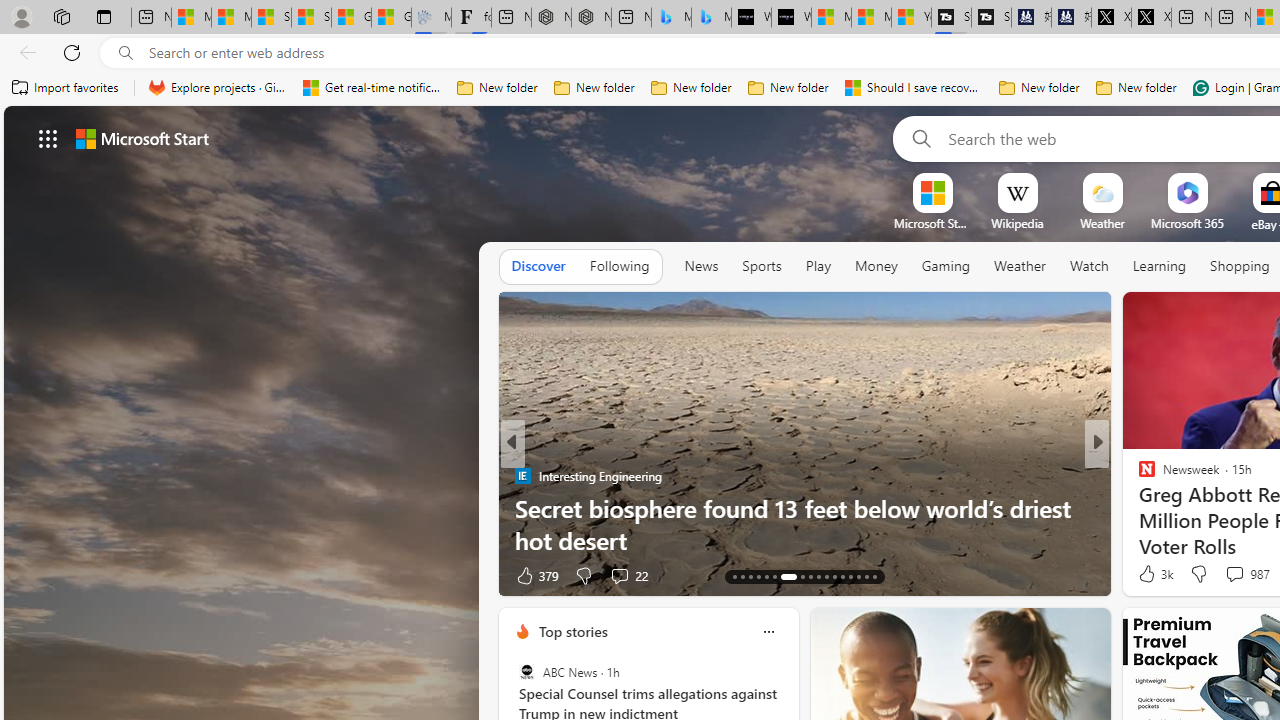  What do you see at coordinates (1152, 575) in the screenshot?
I see `'241 Like'` at bounding box center [1152, 575].